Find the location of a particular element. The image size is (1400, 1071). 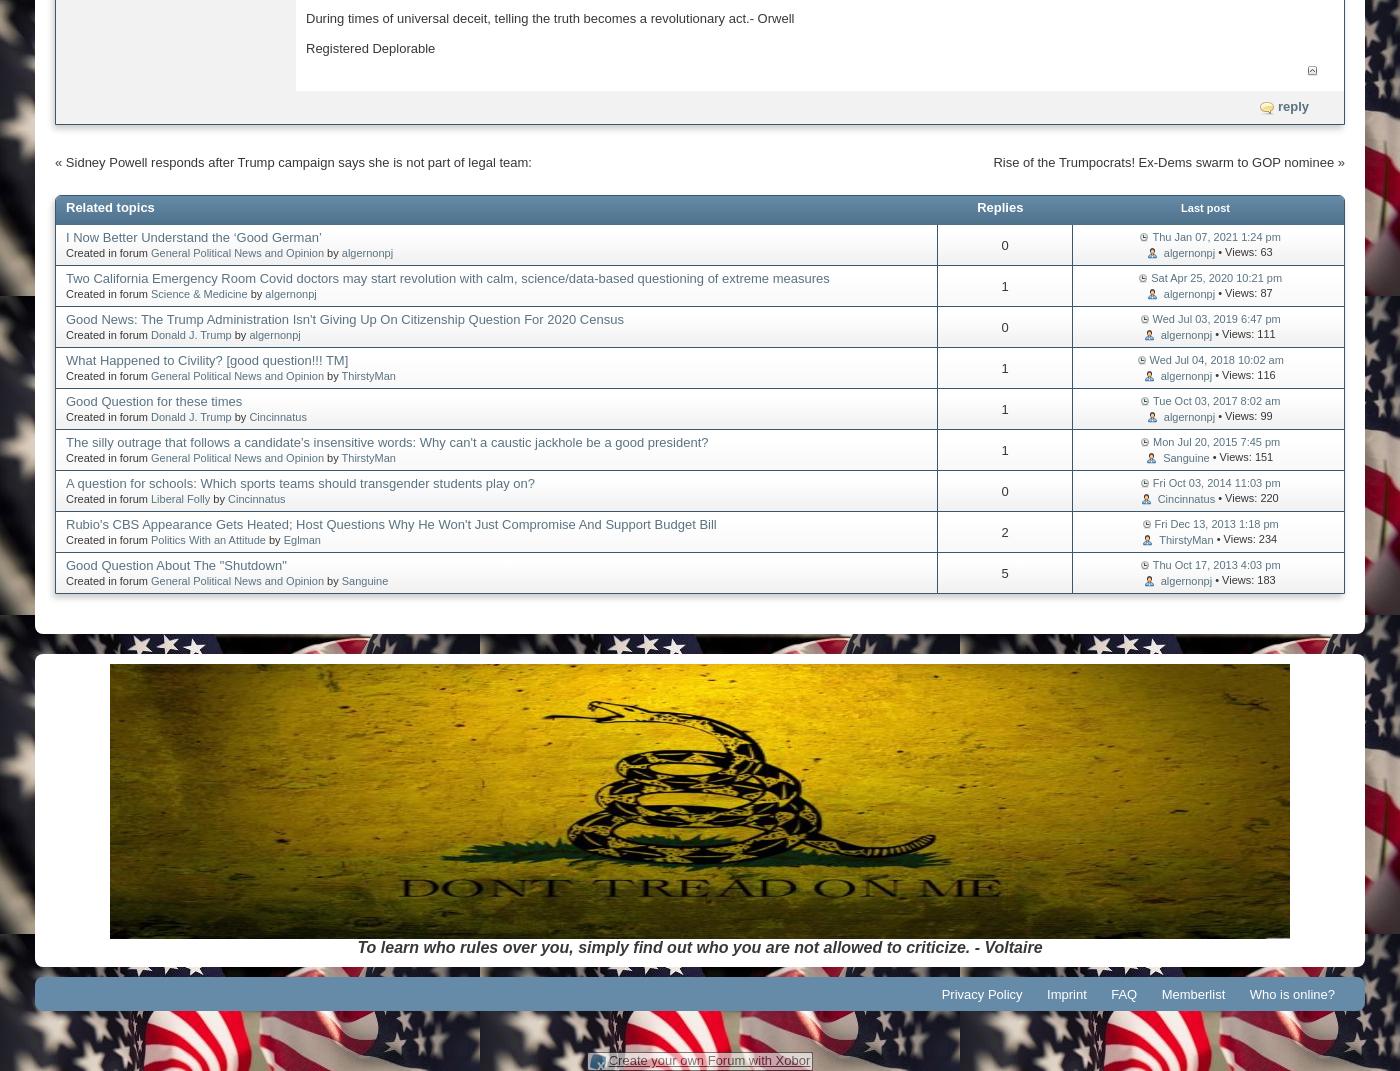

'• Views: 87' is located at coordinates (1243, 291).